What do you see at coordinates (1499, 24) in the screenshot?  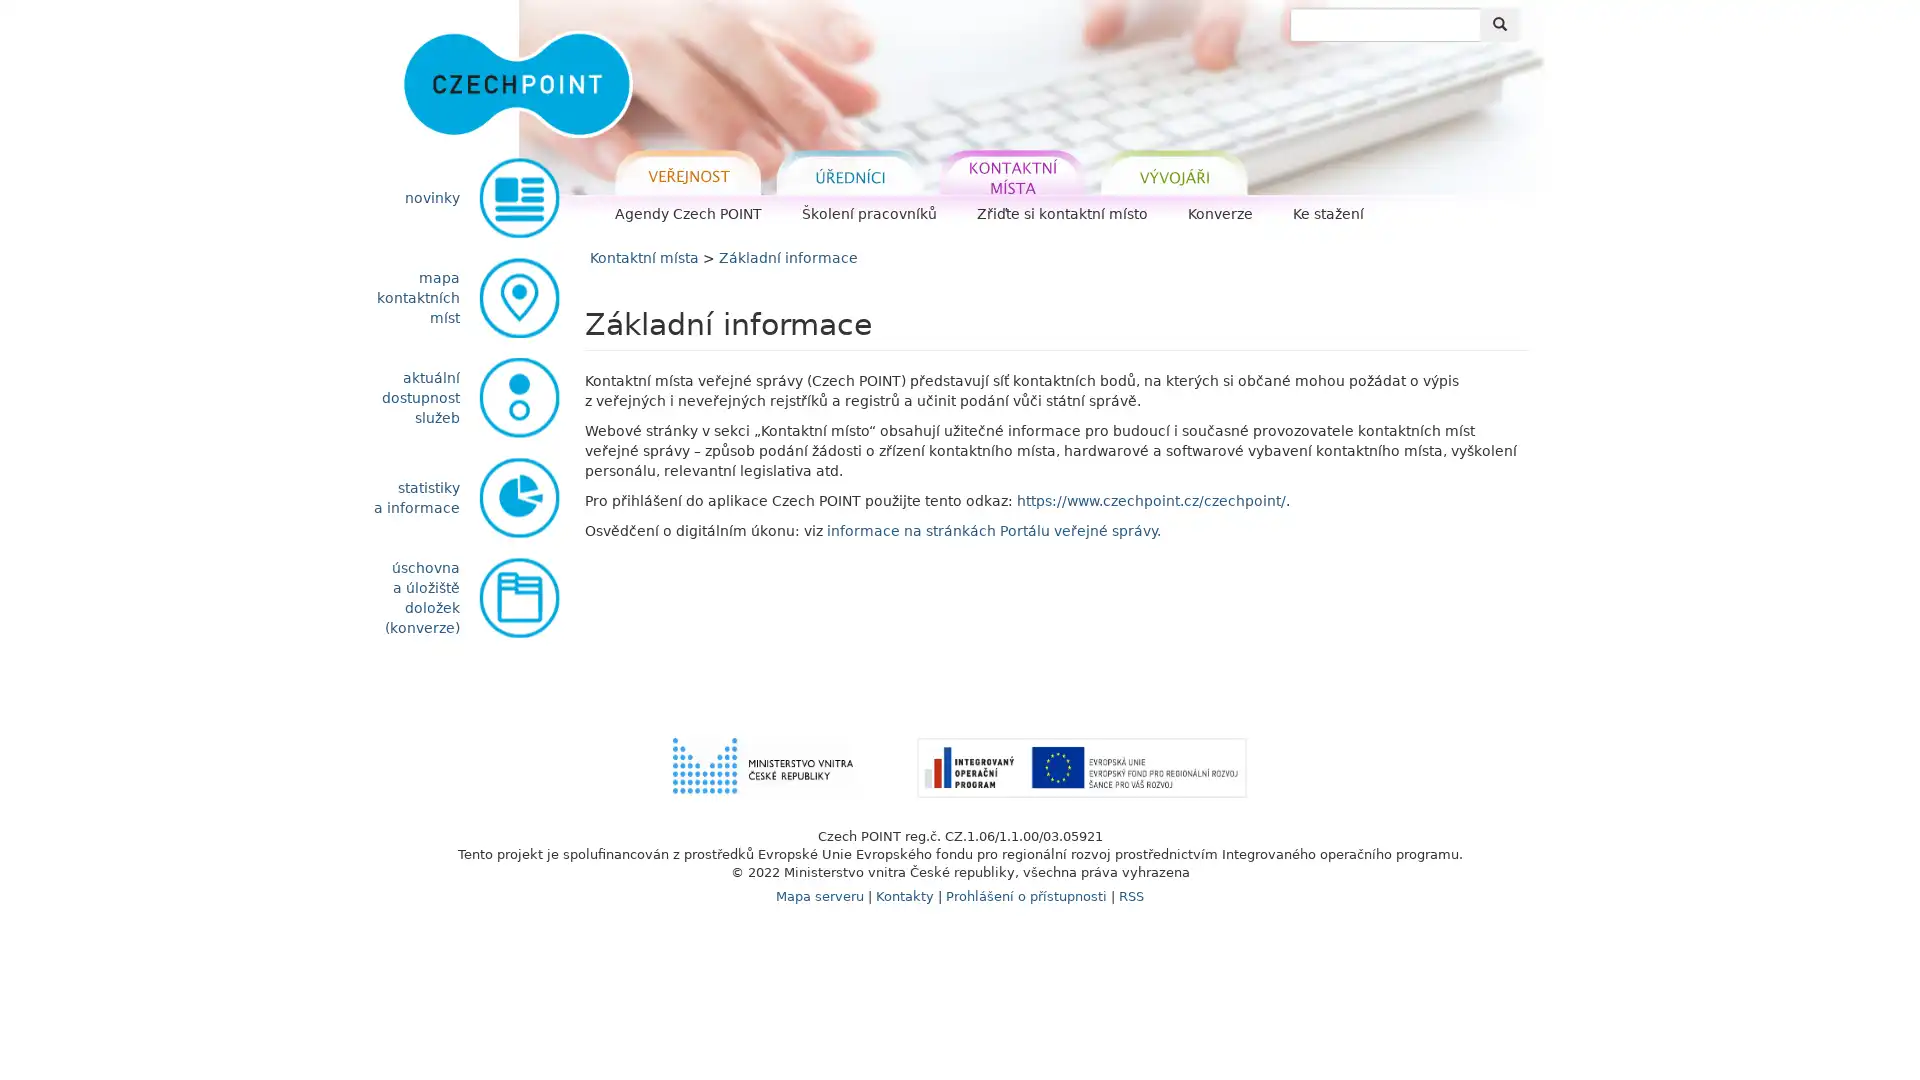 I see `Odeslat` at bounding box center [1499, 24].